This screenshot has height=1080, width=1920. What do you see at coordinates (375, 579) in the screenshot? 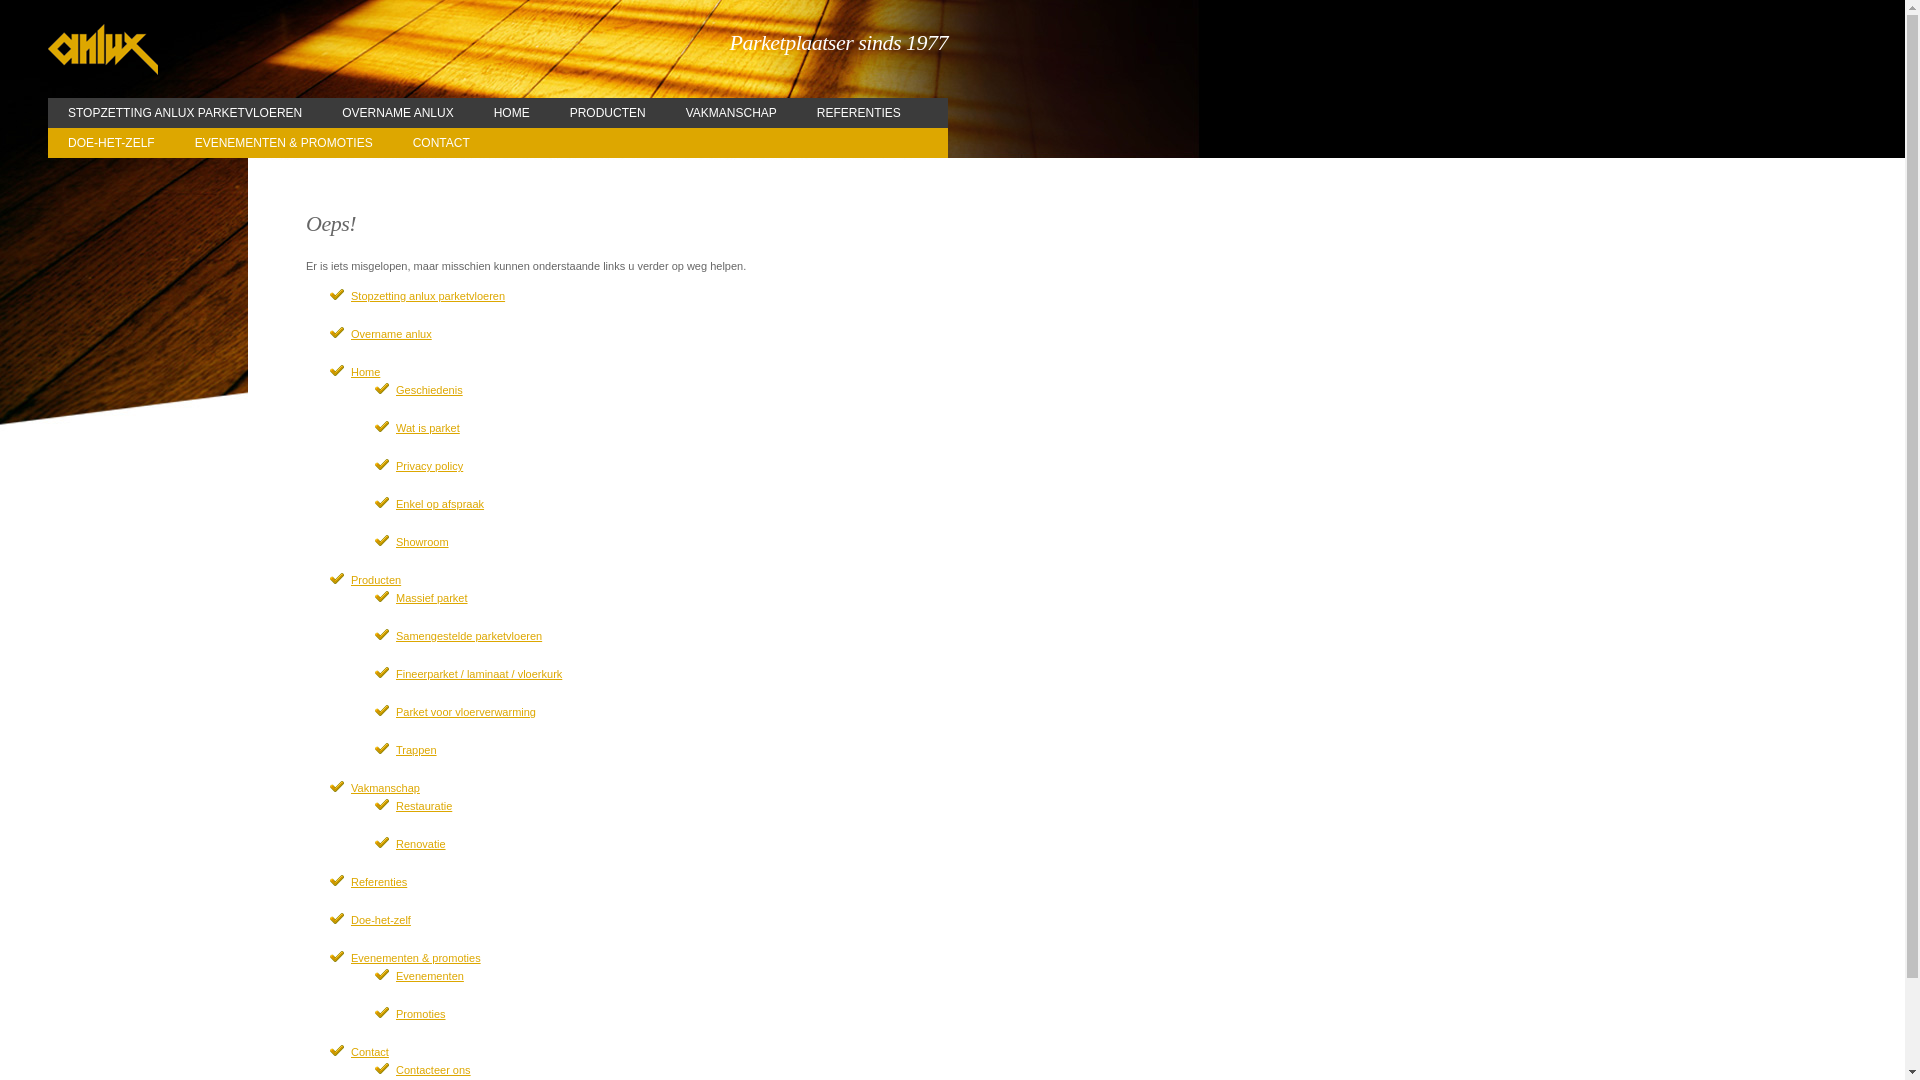
I see `'Producten'` at bounding box center [375, 579].